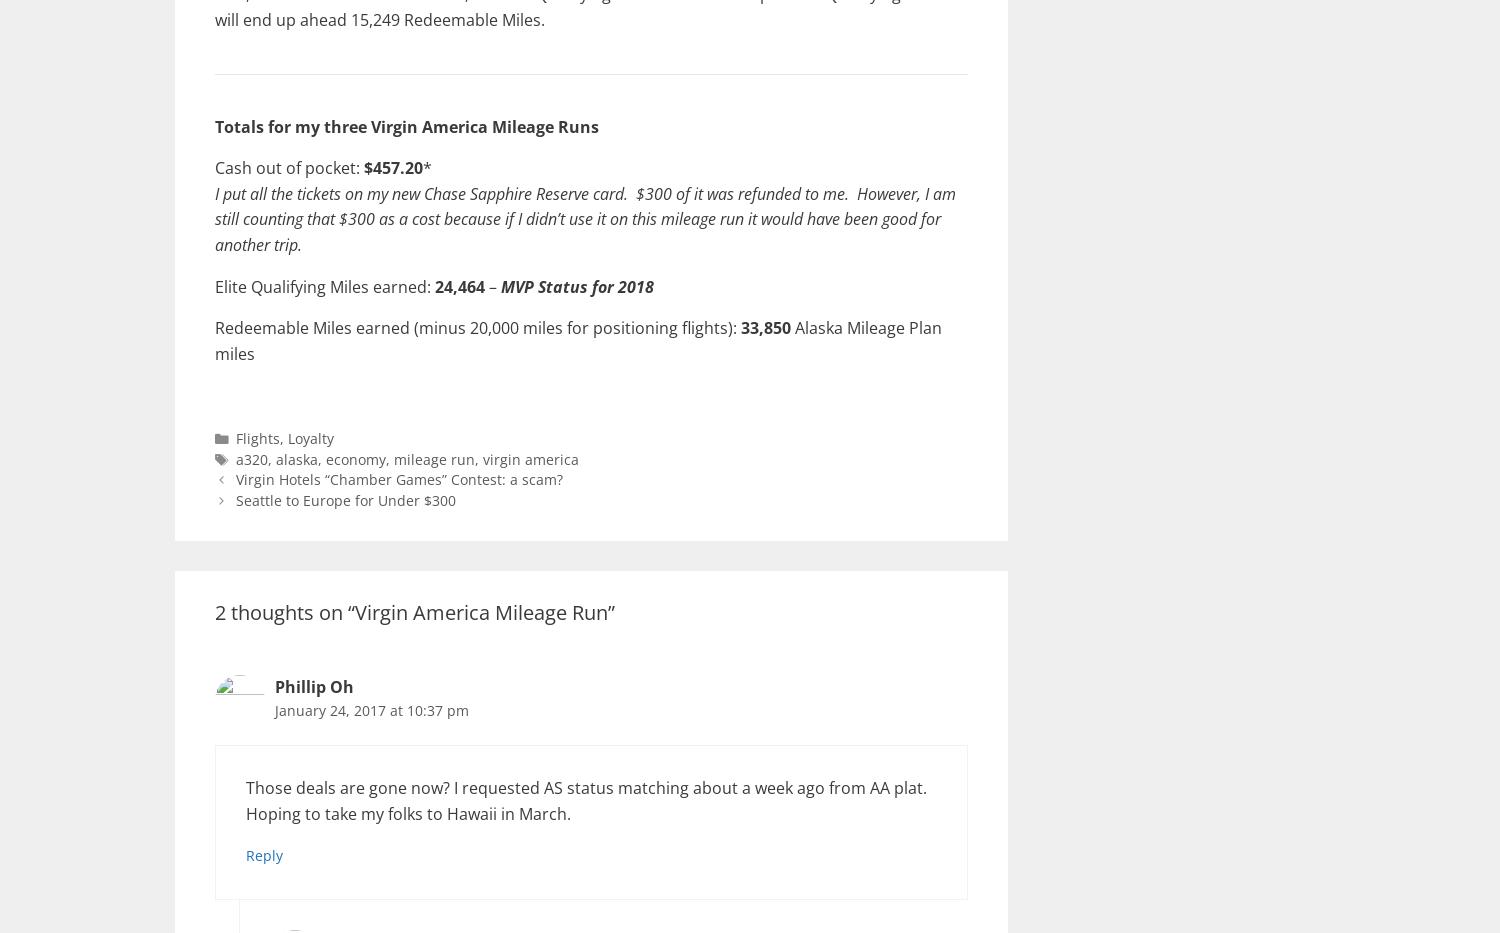 Image resolution: width=1500 pixels, height=933 pixels. What do you see at coordinates (371, 709) in the screenshot?
I see `'January 24, 2017 at 10:37 pm'` at bounding box center [371, 709].